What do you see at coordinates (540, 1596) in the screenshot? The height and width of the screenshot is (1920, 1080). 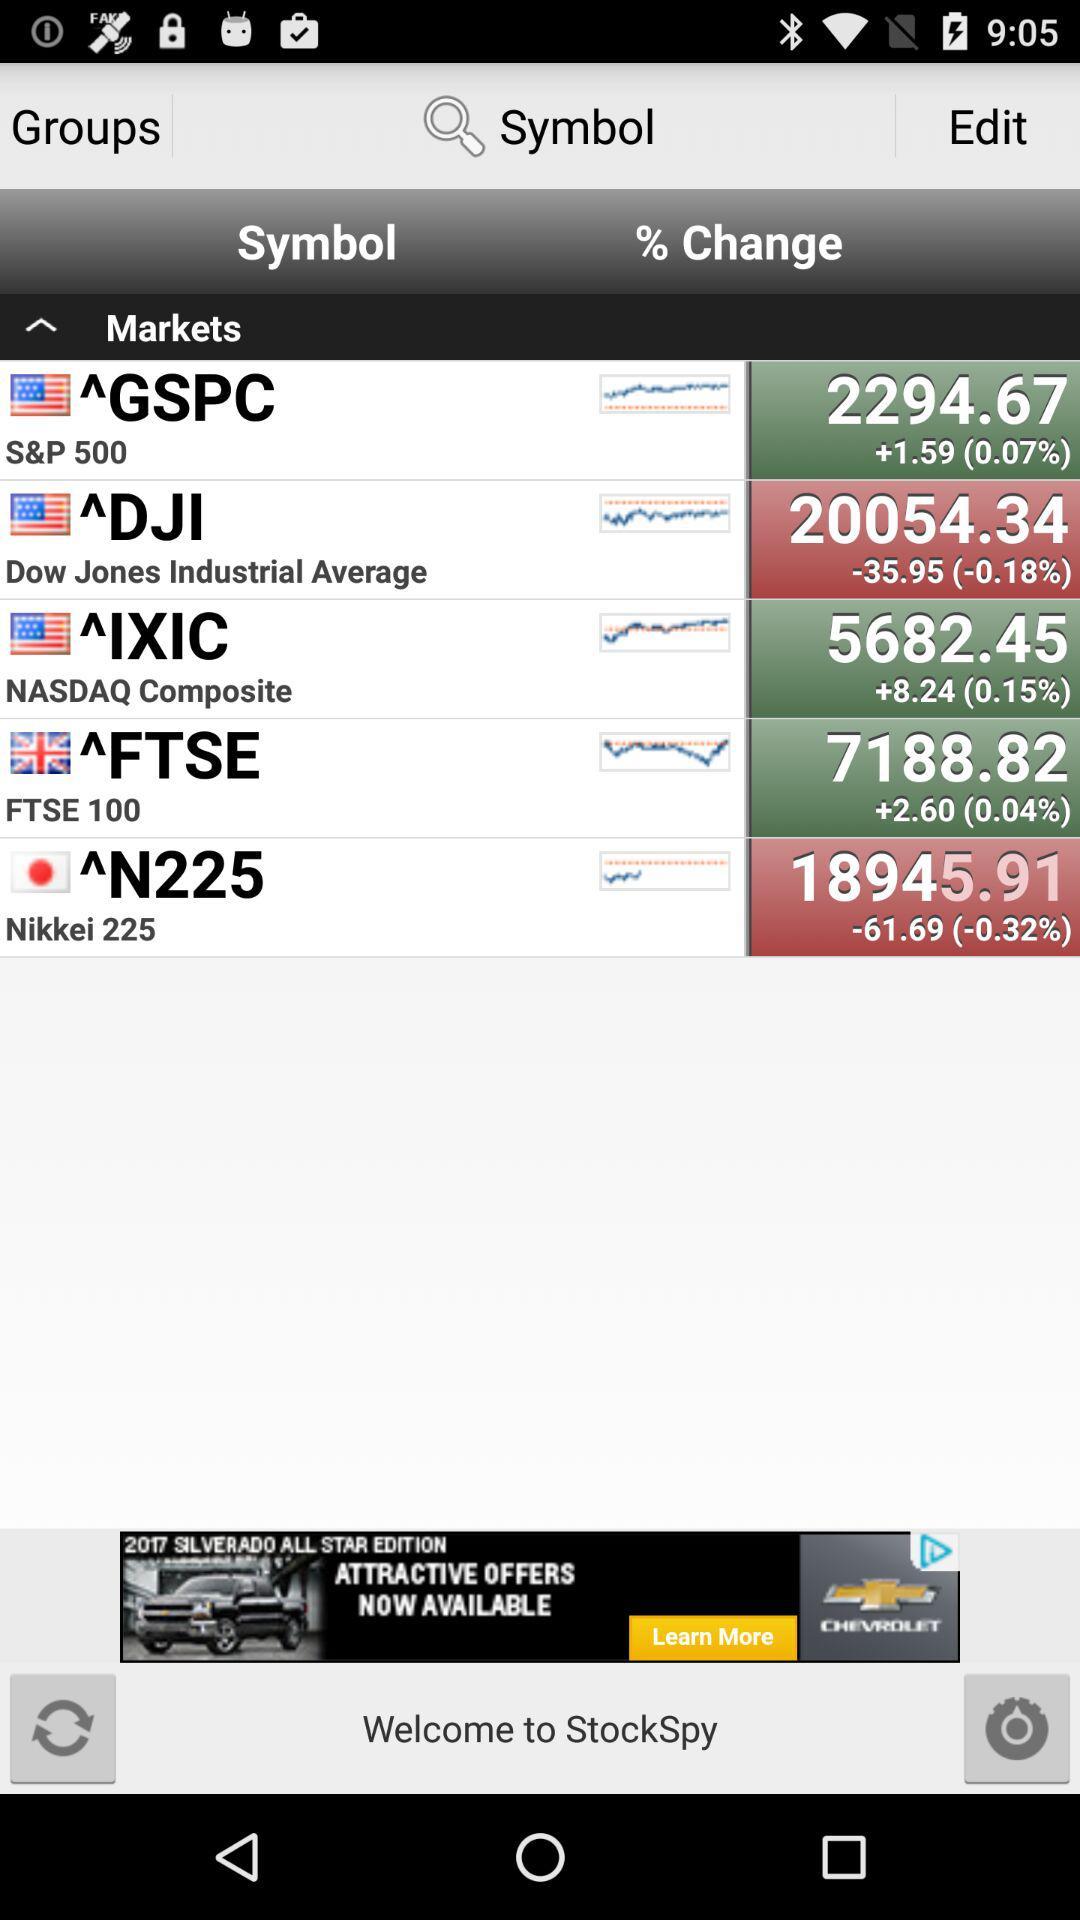 I see `advertisement` at bounding box center [540, 1596].